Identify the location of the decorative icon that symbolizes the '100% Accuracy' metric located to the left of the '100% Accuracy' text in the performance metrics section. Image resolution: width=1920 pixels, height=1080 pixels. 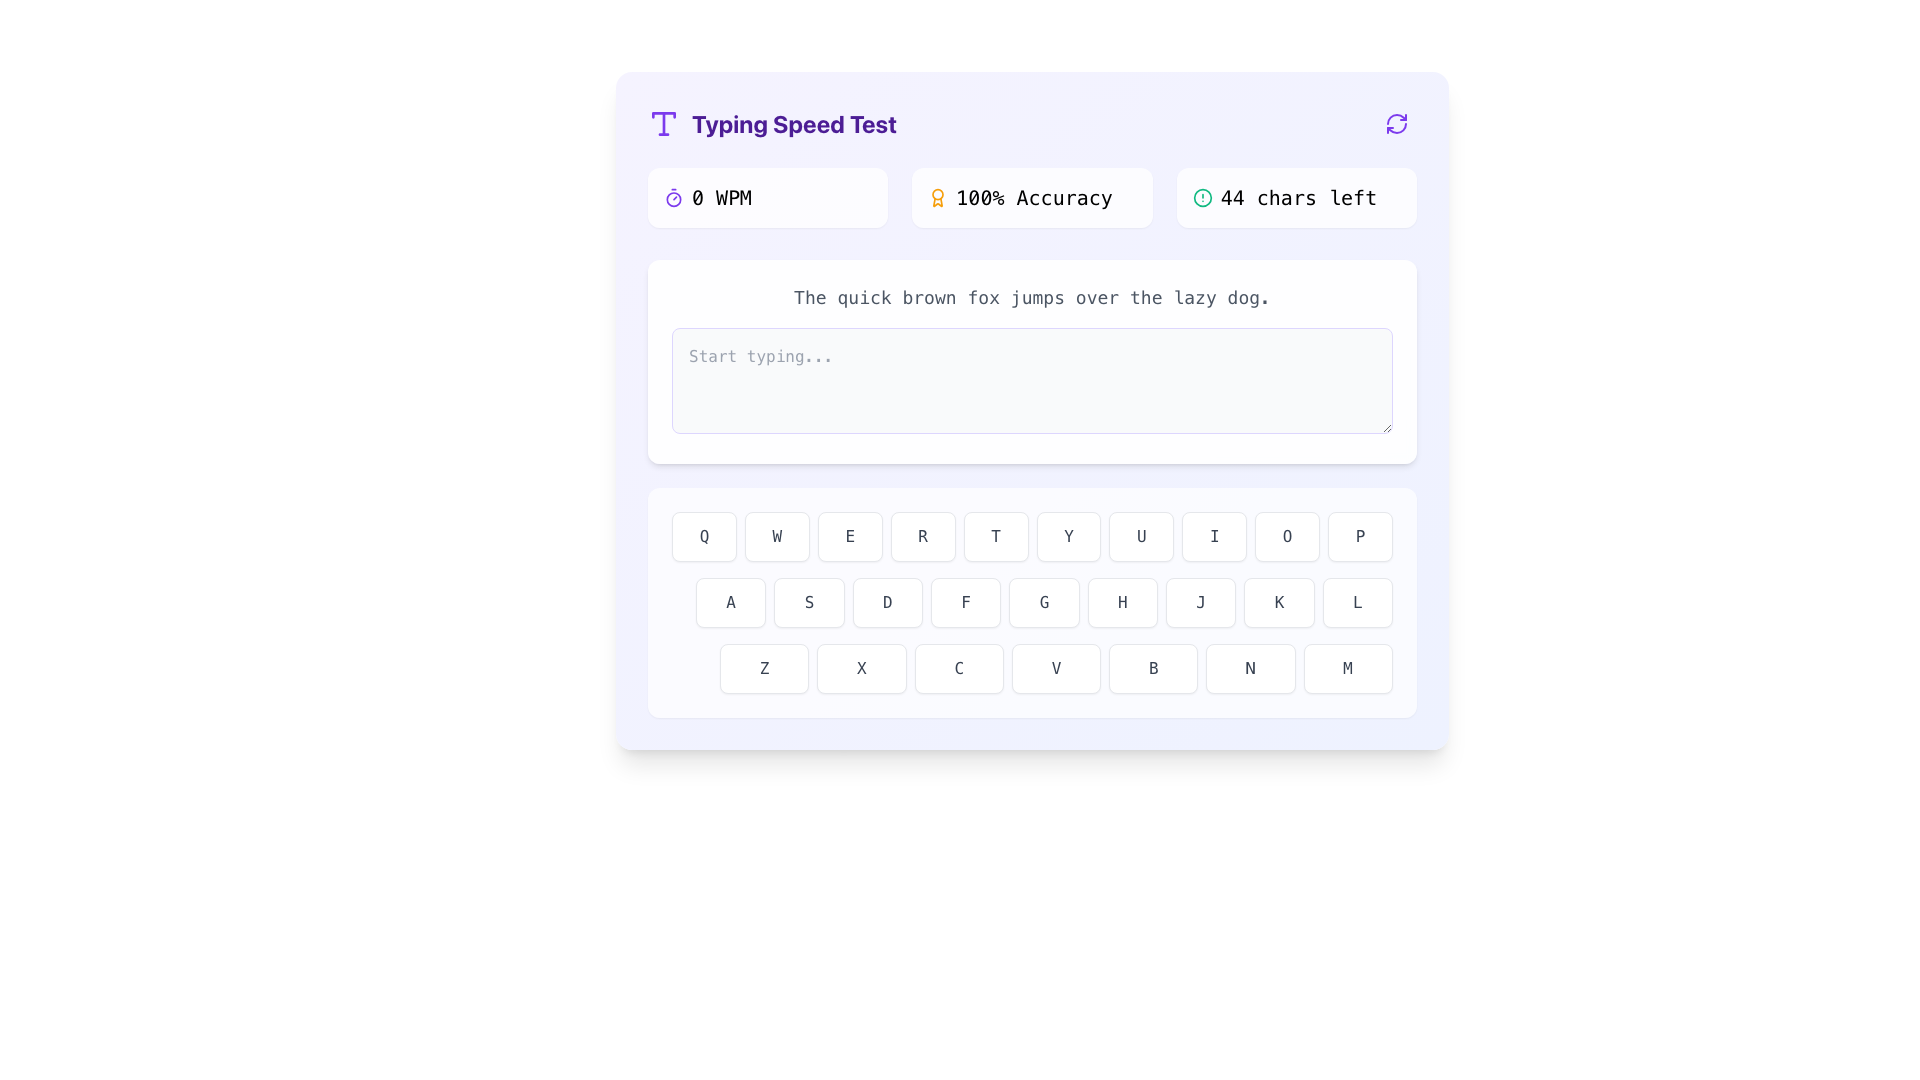
(937, 197).